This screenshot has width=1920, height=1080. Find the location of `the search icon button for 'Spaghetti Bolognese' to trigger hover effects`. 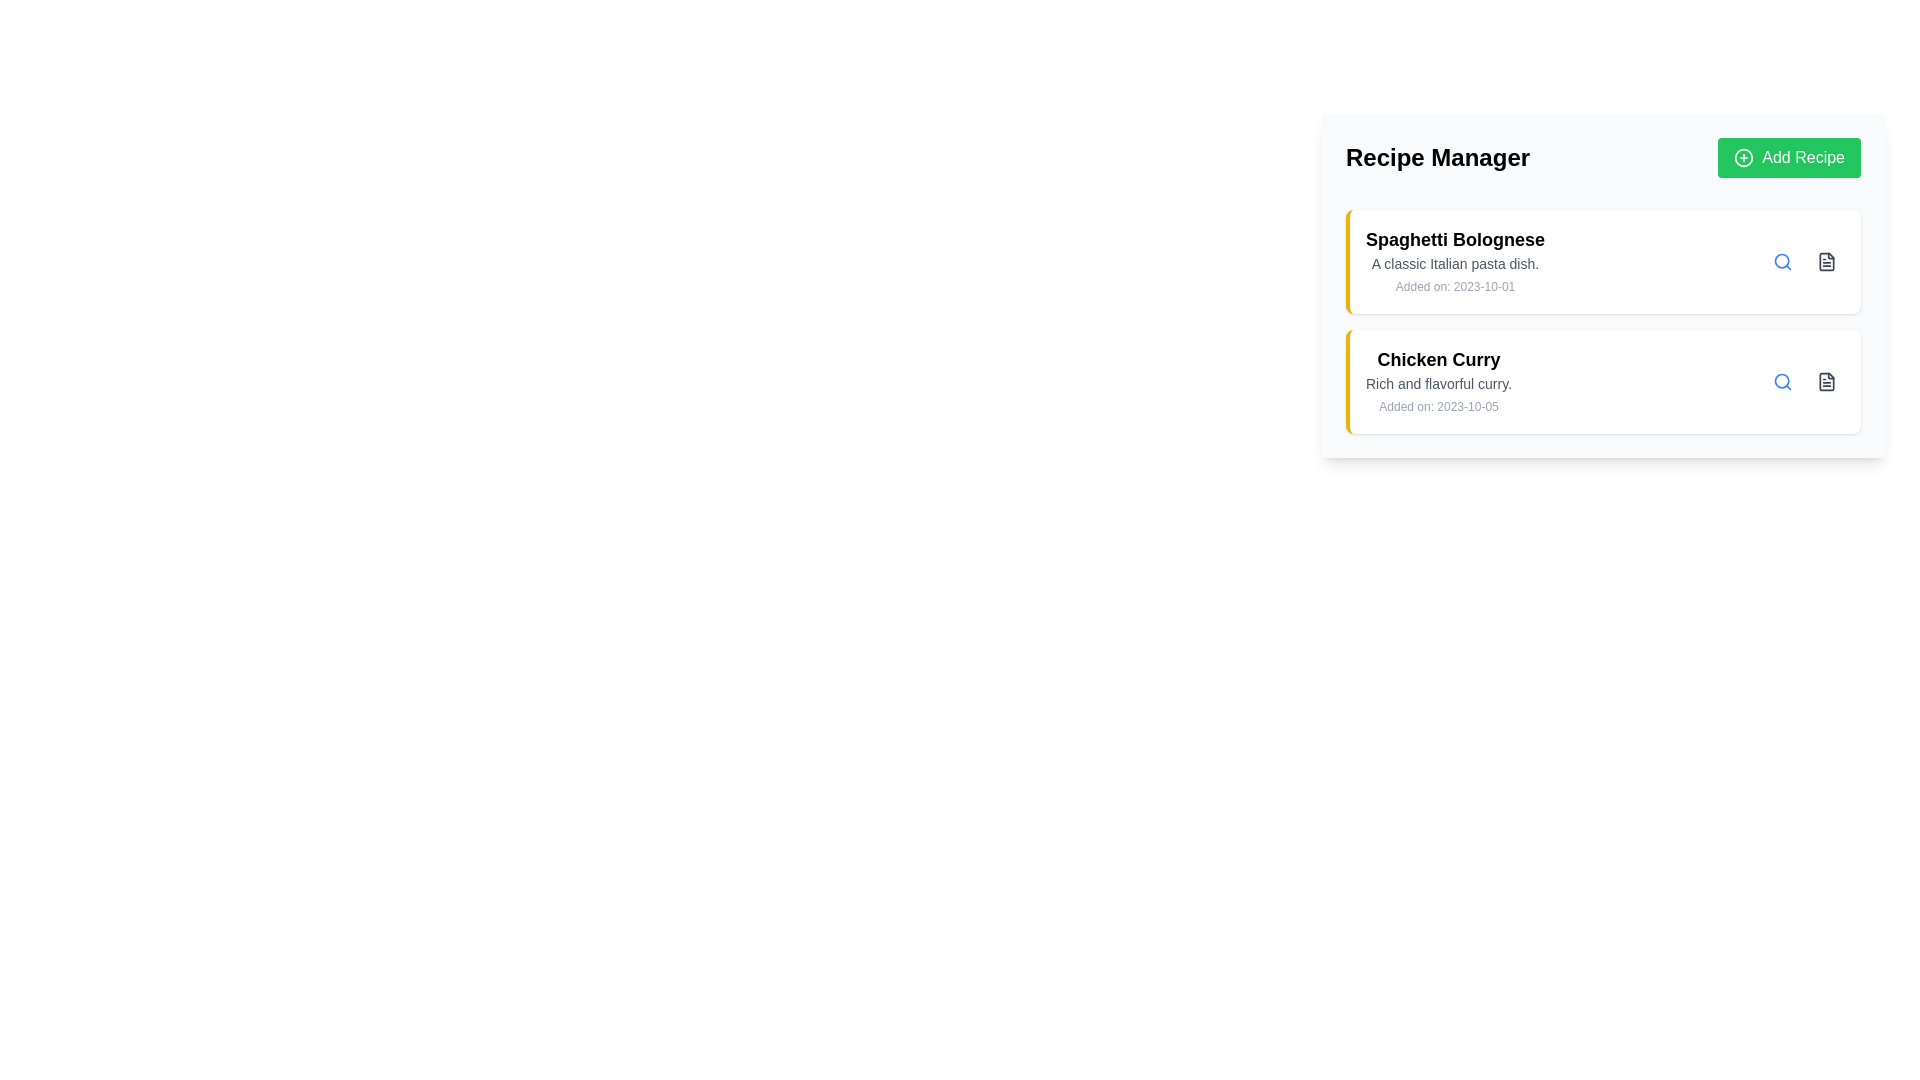

the search icon button for 'Spaghetti Bolognese' to trigger hover effects is located at coordinates (1782, 261).